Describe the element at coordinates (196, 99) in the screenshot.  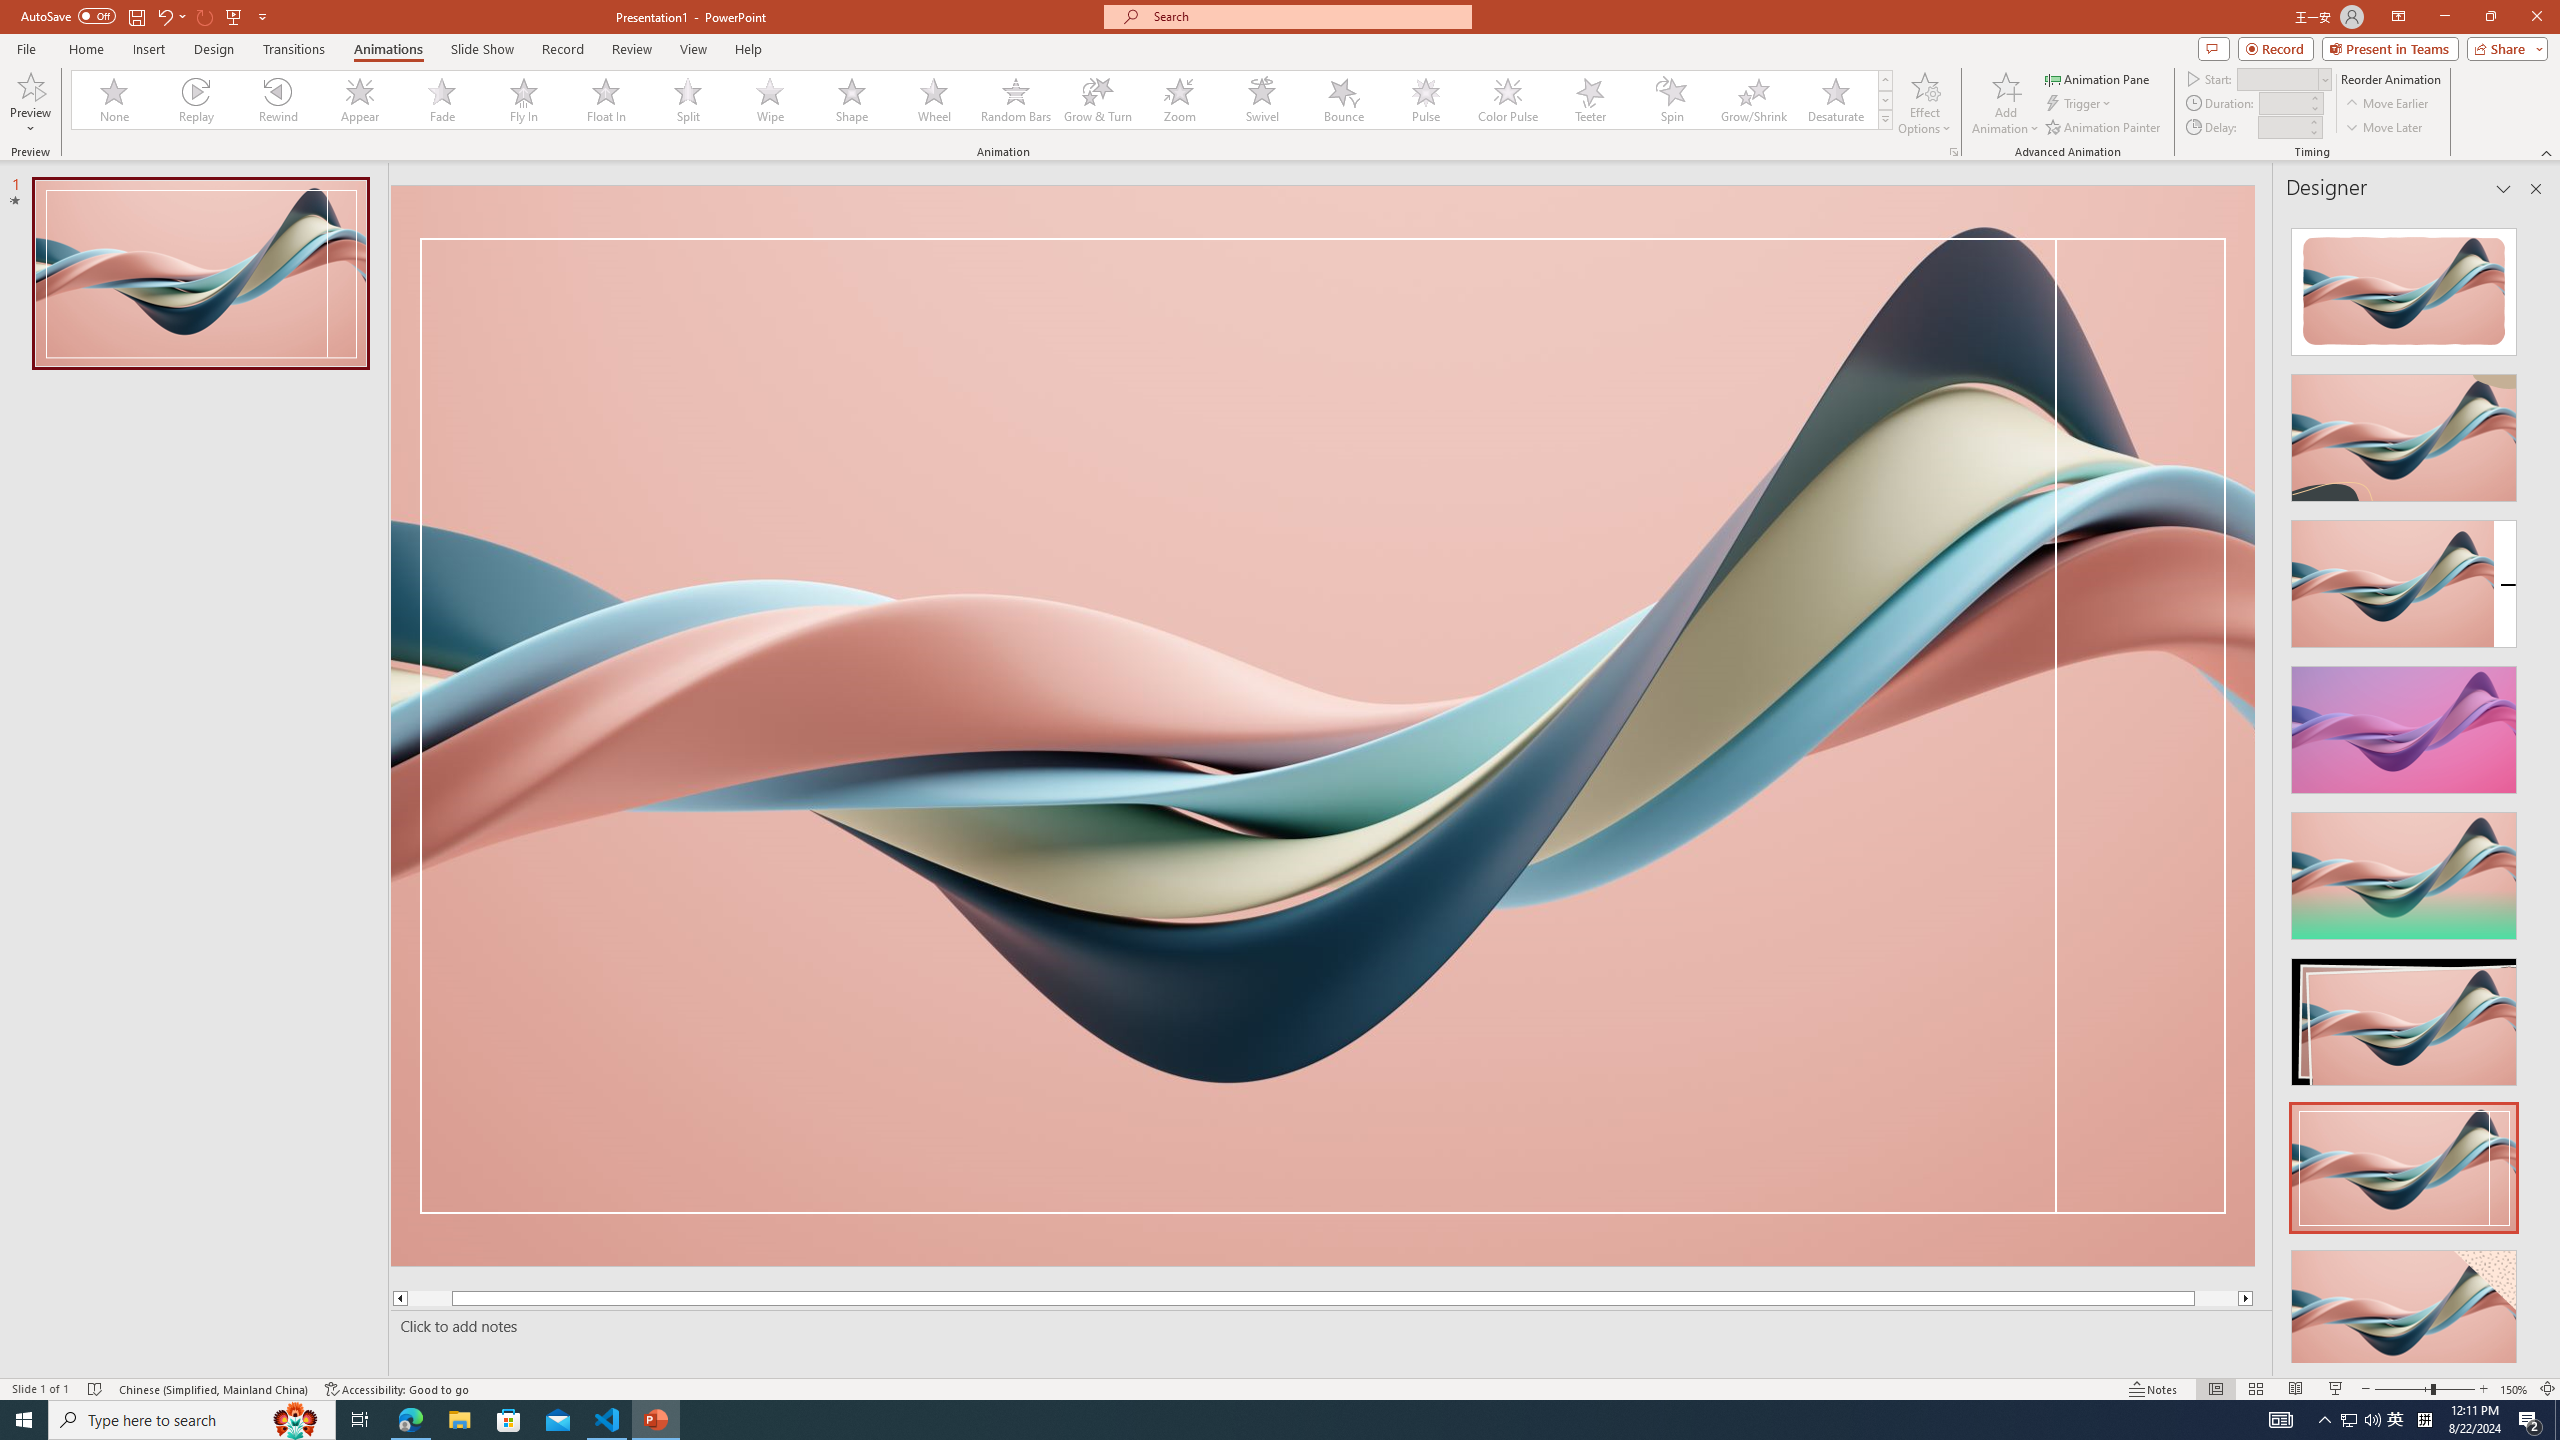
I see `'Replay'` at that location.